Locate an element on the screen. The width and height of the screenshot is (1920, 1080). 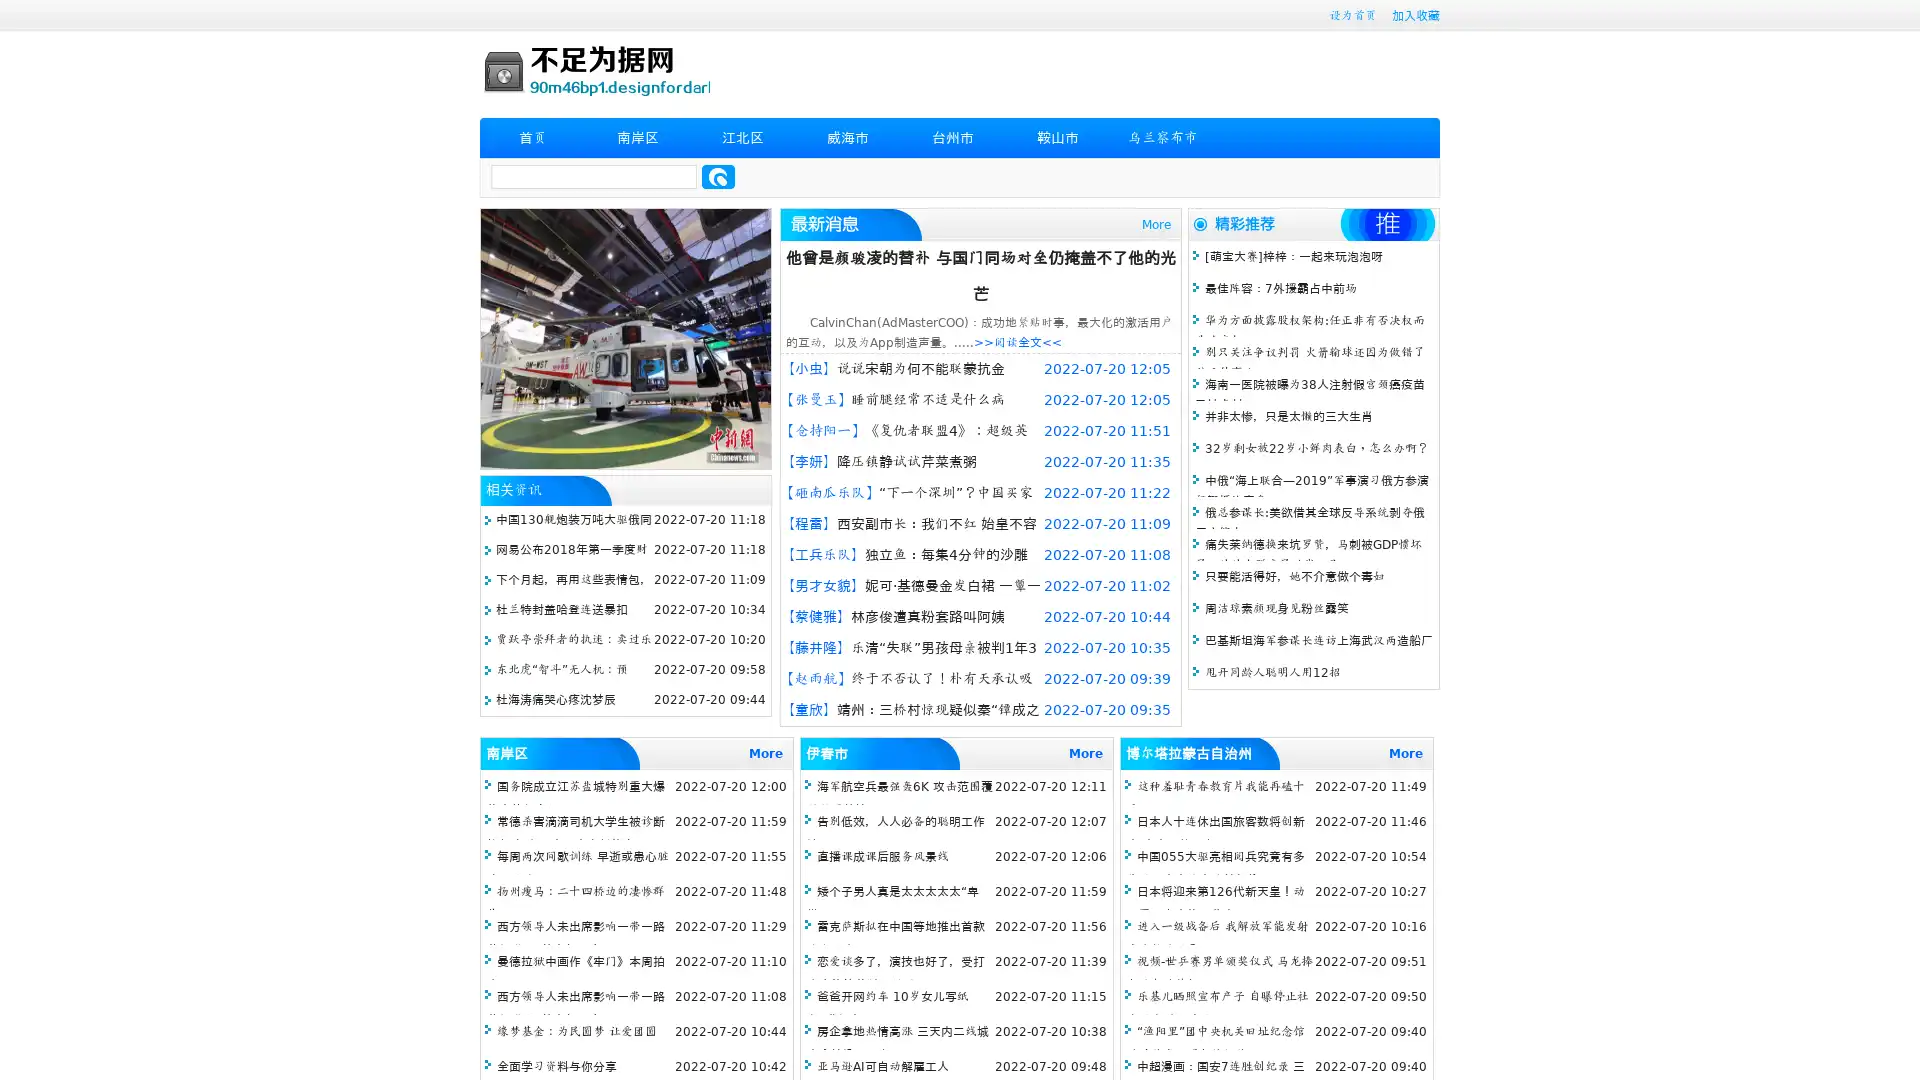
Search is located at coordinates (718, 176).